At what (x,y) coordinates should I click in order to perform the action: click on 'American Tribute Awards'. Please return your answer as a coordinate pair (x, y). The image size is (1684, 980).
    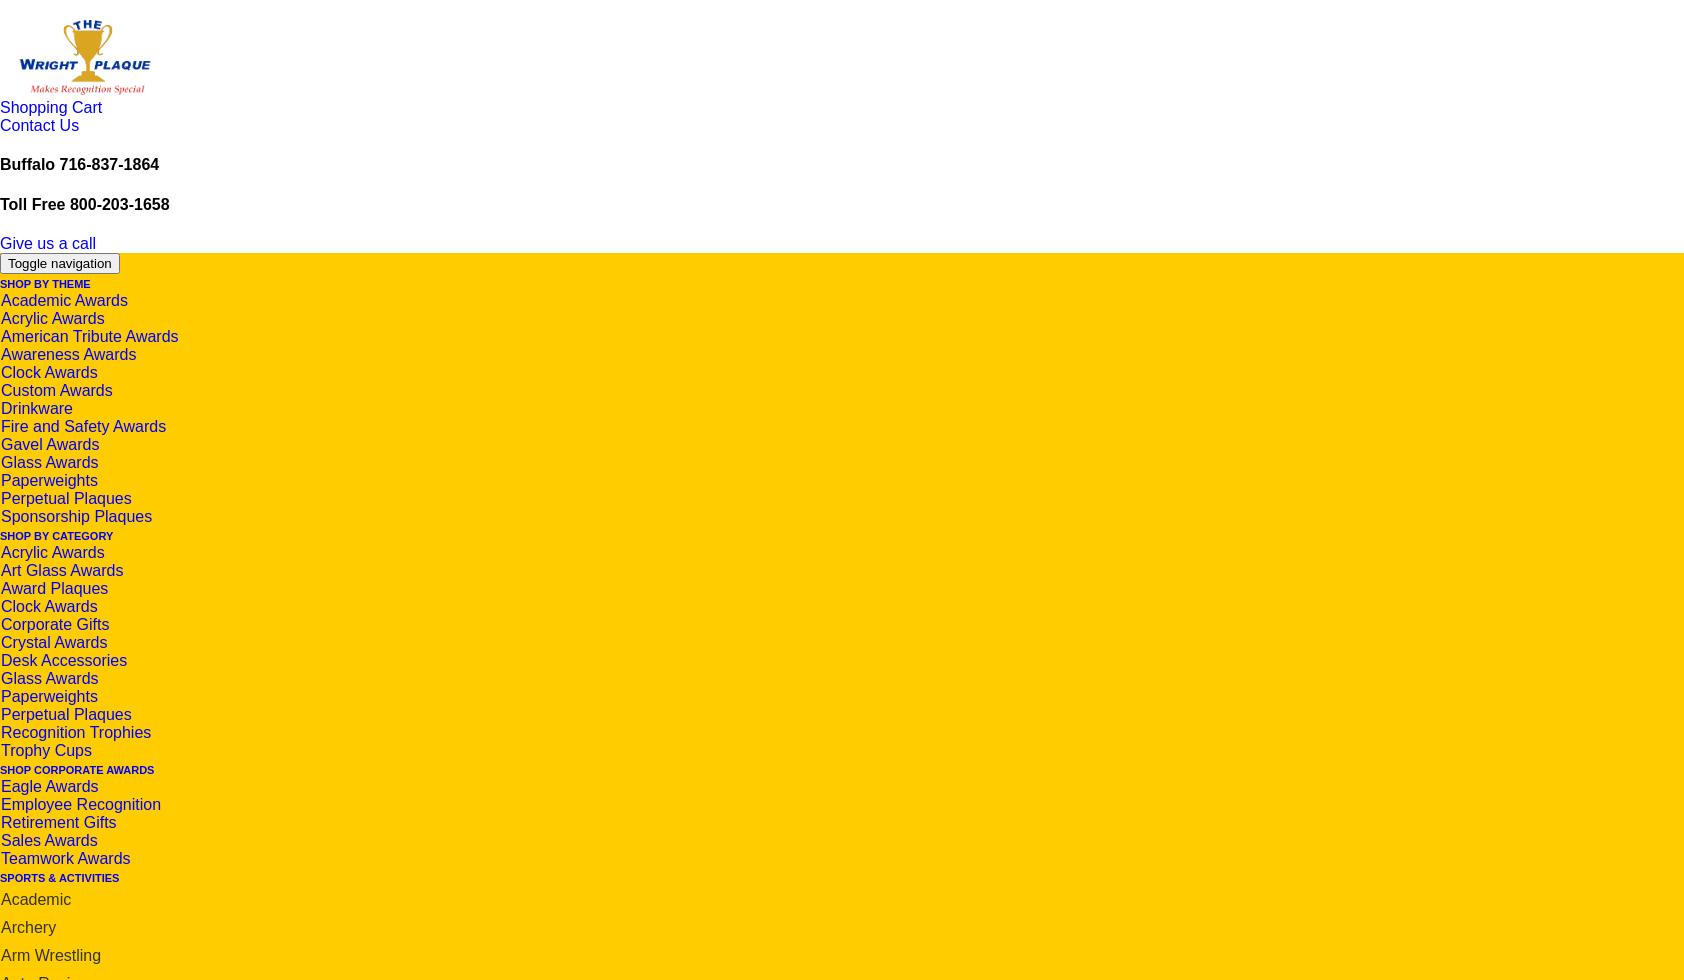
    Looking at the image, I should click on (88, 335).